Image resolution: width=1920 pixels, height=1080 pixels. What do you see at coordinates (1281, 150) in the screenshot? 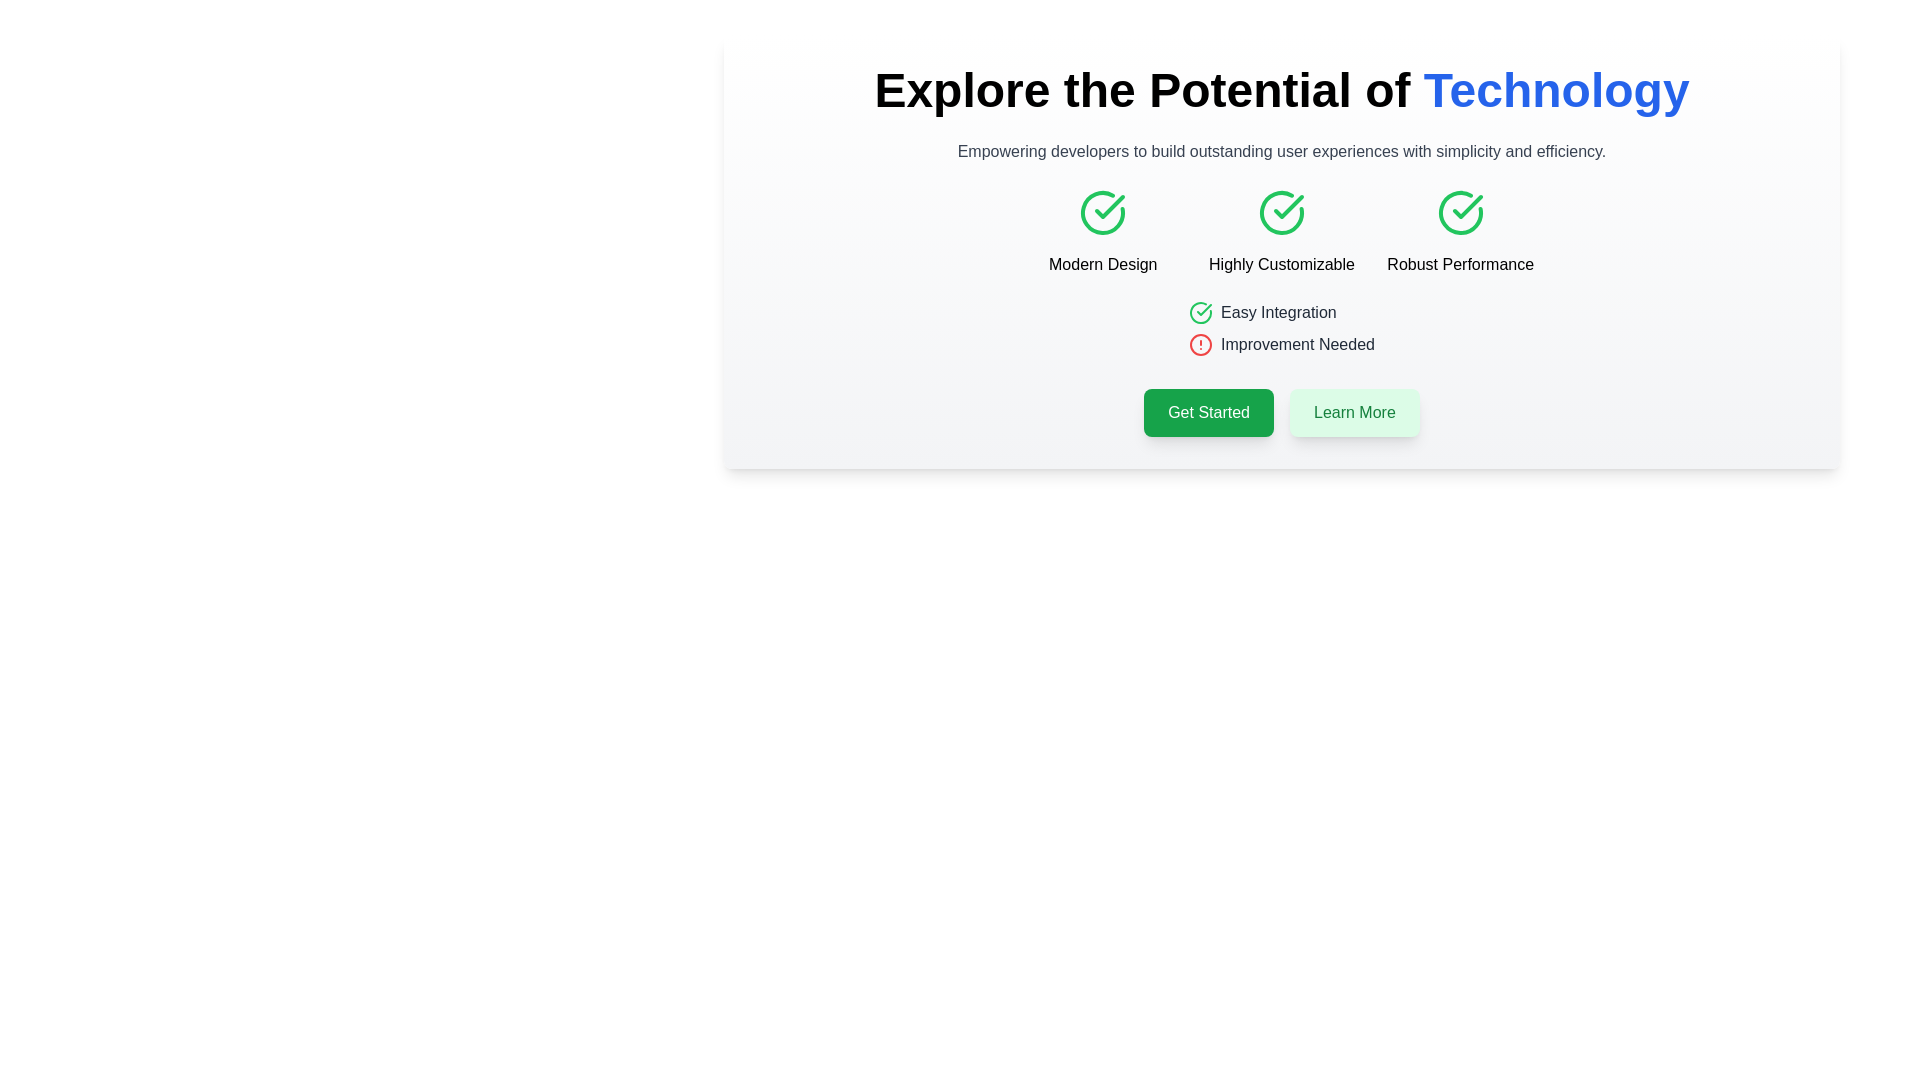
I see `the text block stating 'Empowering developers to build outstanding user experiences with simplicity and efficiency.' located below the heading 'Explore the Potential of Technology'` at bounding box center [1281, 150].